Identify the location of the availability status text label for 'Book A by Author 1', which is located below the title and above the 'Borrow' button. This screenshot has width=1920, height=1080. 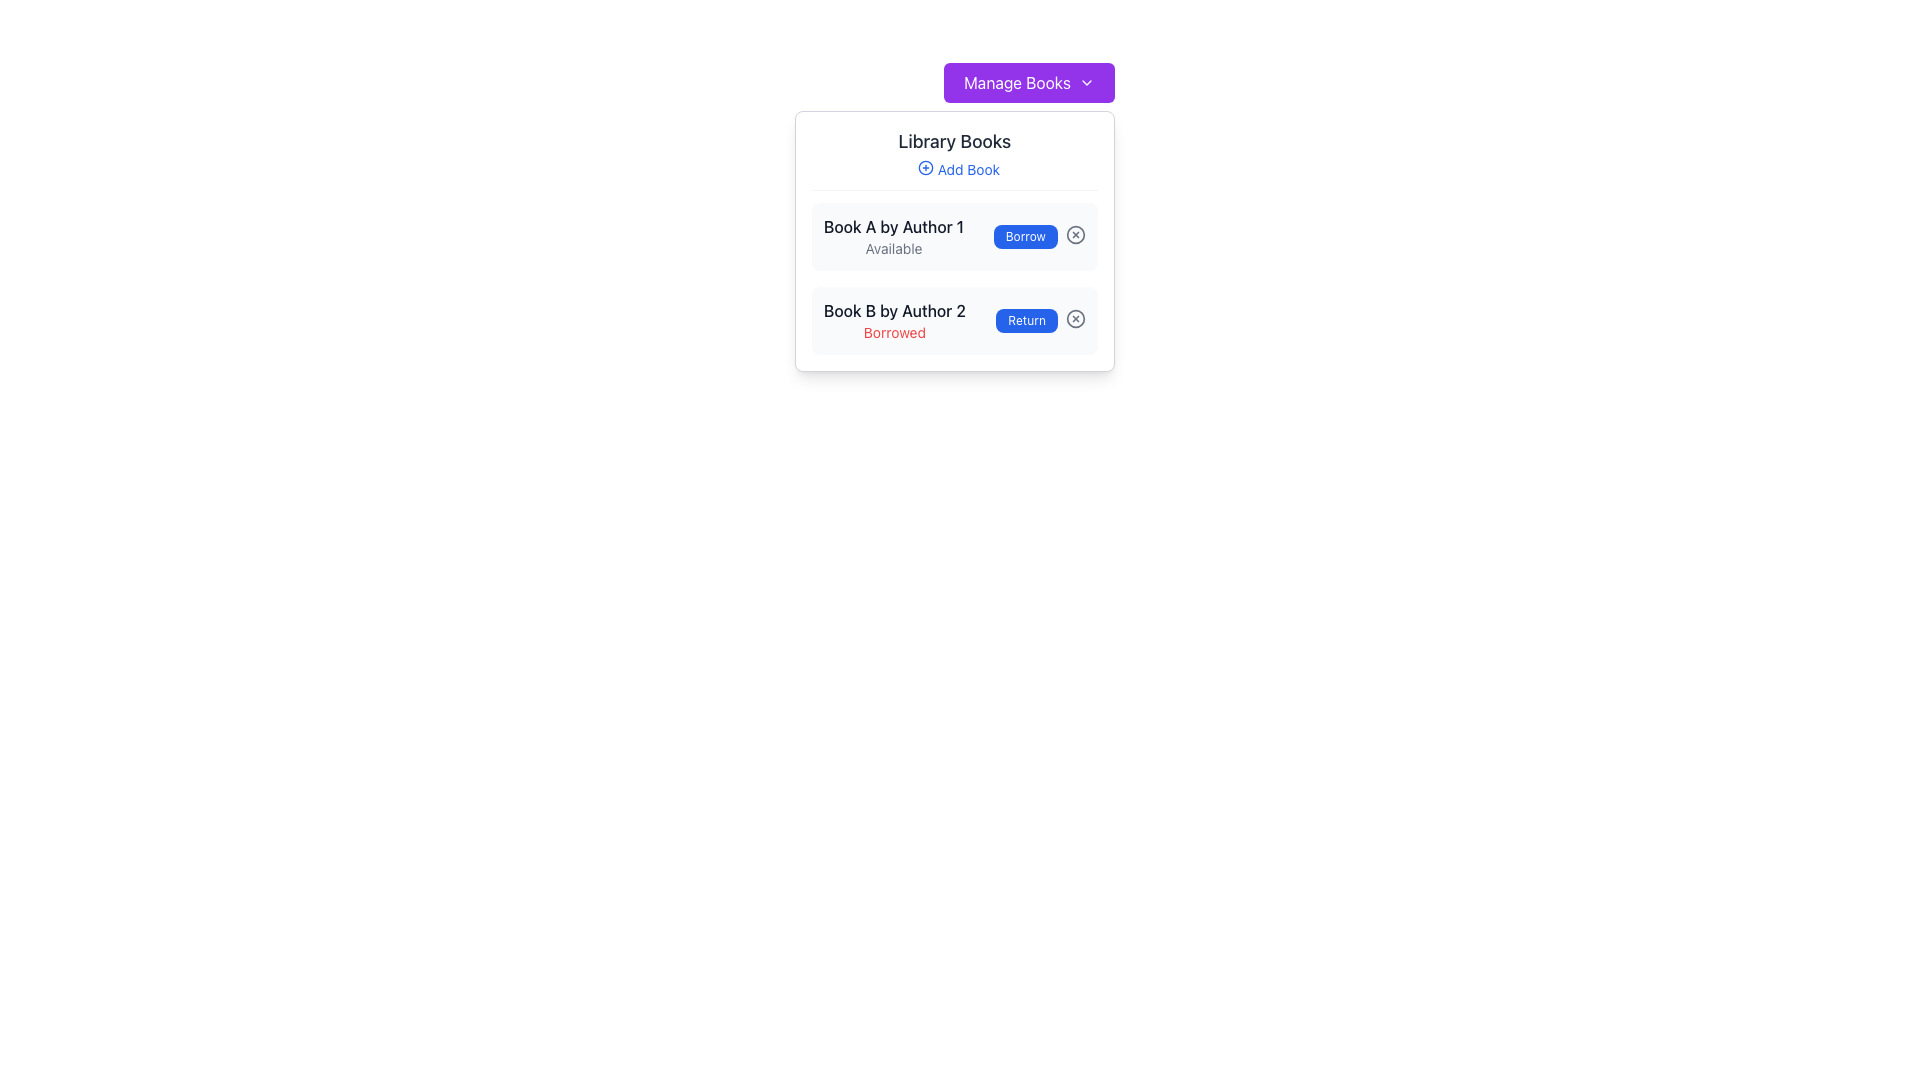
(892, 248).